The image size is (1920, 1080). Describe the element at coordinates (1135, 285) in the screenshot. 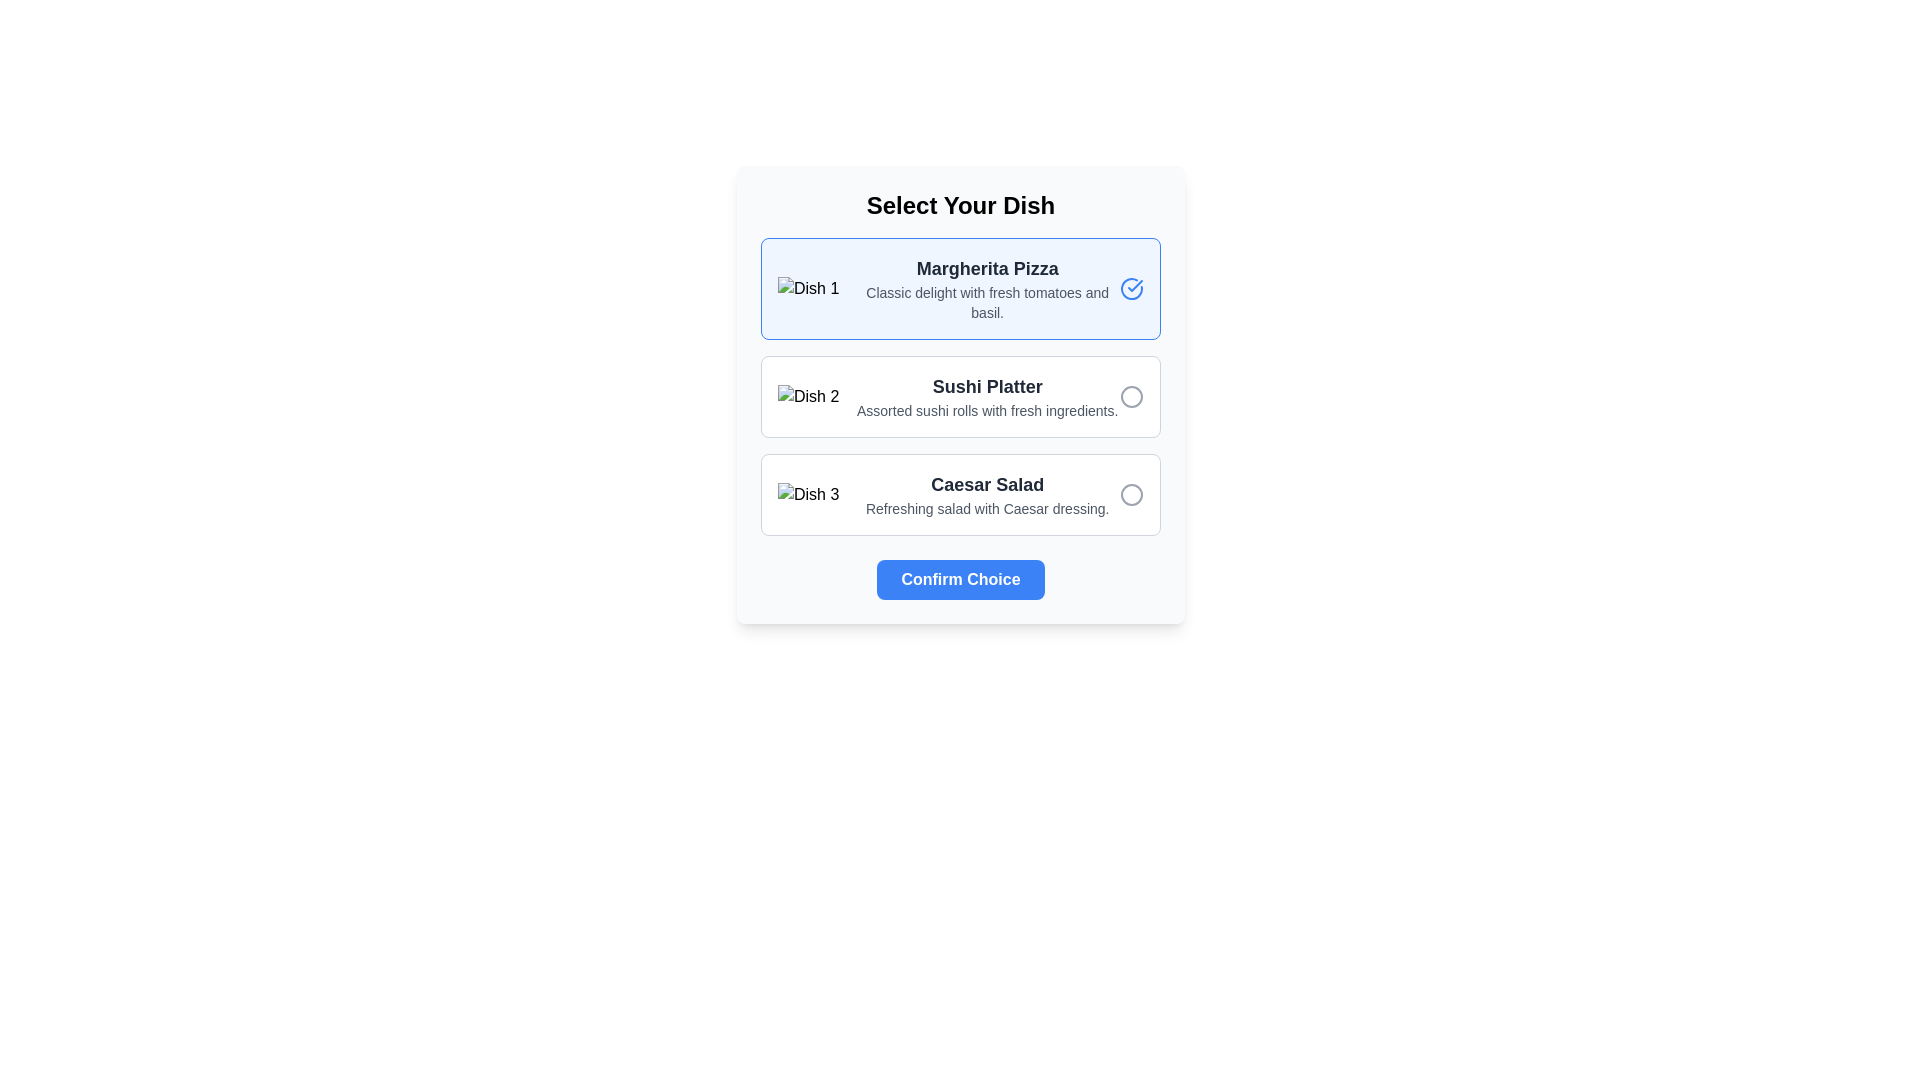

I see `the small blue checkmark icon indicating the selected state of 'Margherita Pizza' located at the top-right corner of the selection card` at that location.